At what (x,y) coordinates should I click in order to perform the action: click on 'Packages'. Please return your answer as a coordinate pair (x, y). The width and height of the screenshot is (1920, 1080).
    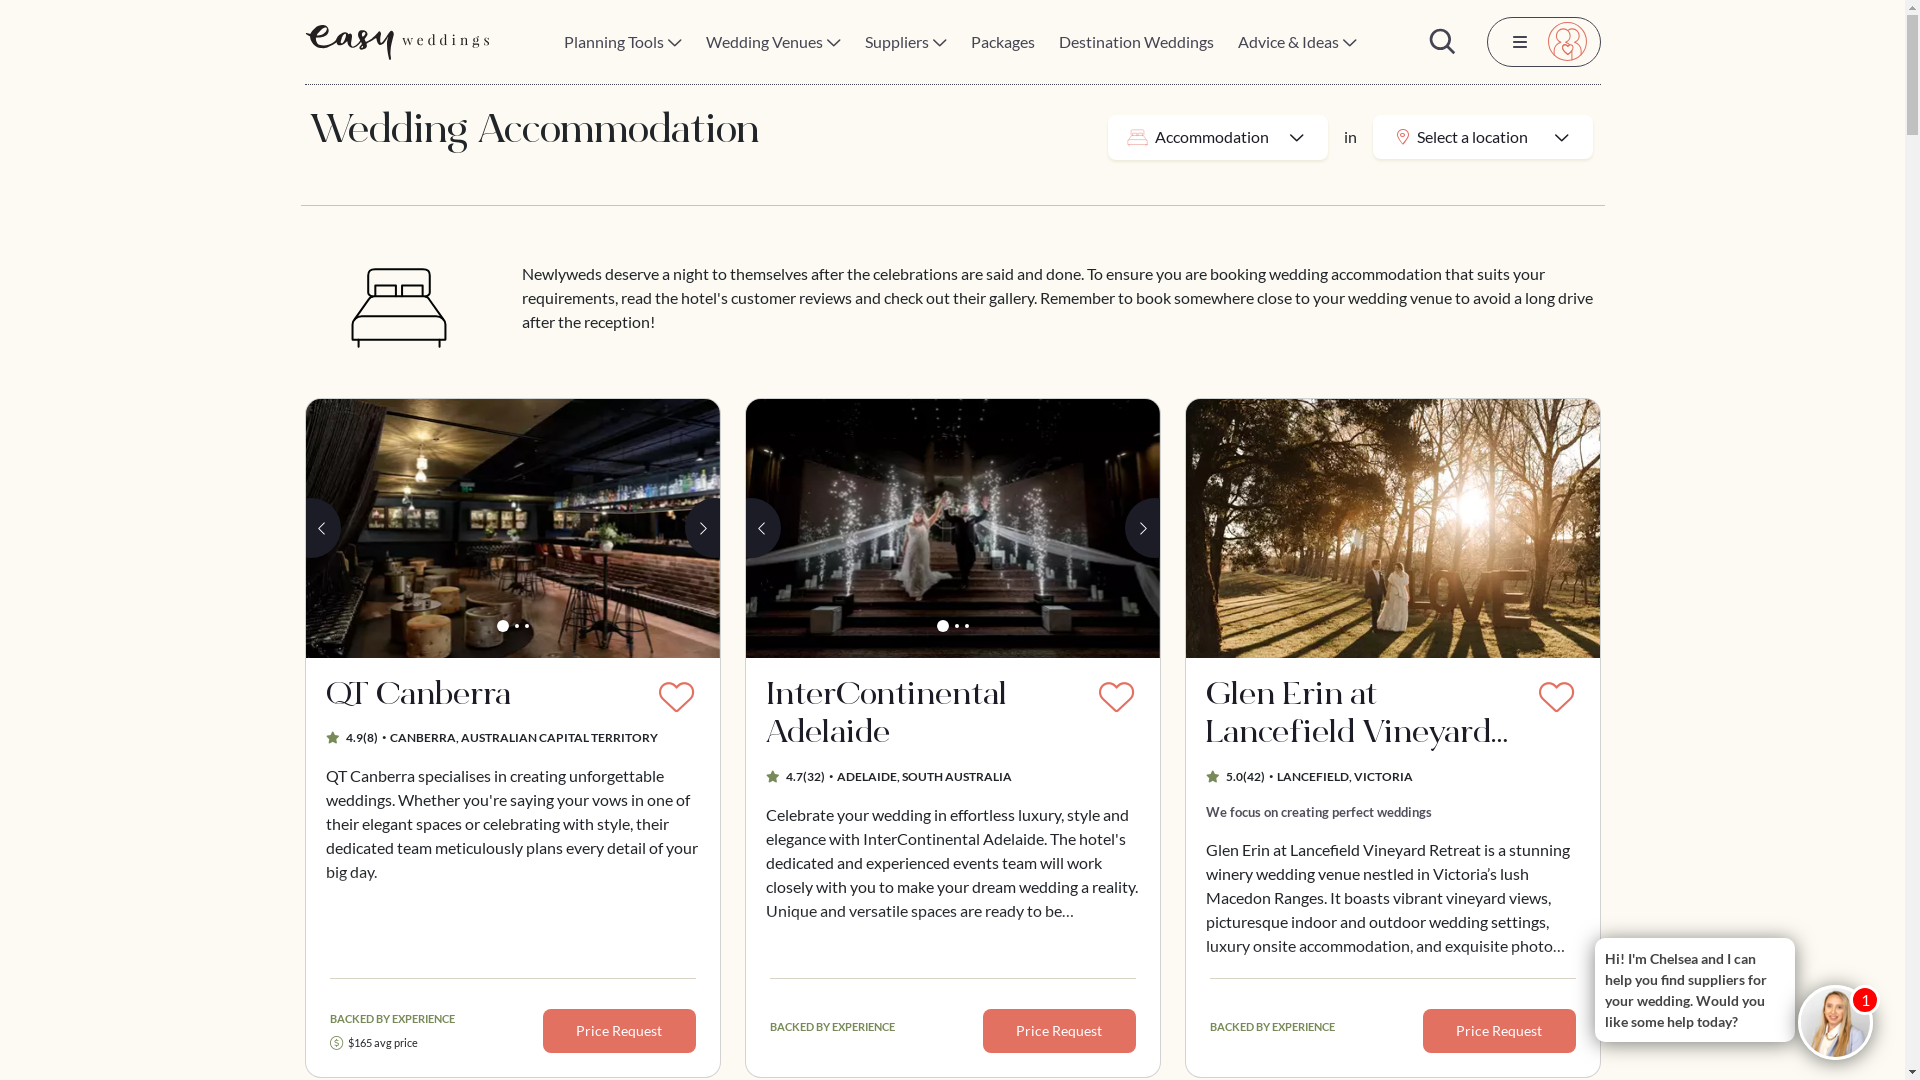
    Looking at the image, I should click on (1003, 42).